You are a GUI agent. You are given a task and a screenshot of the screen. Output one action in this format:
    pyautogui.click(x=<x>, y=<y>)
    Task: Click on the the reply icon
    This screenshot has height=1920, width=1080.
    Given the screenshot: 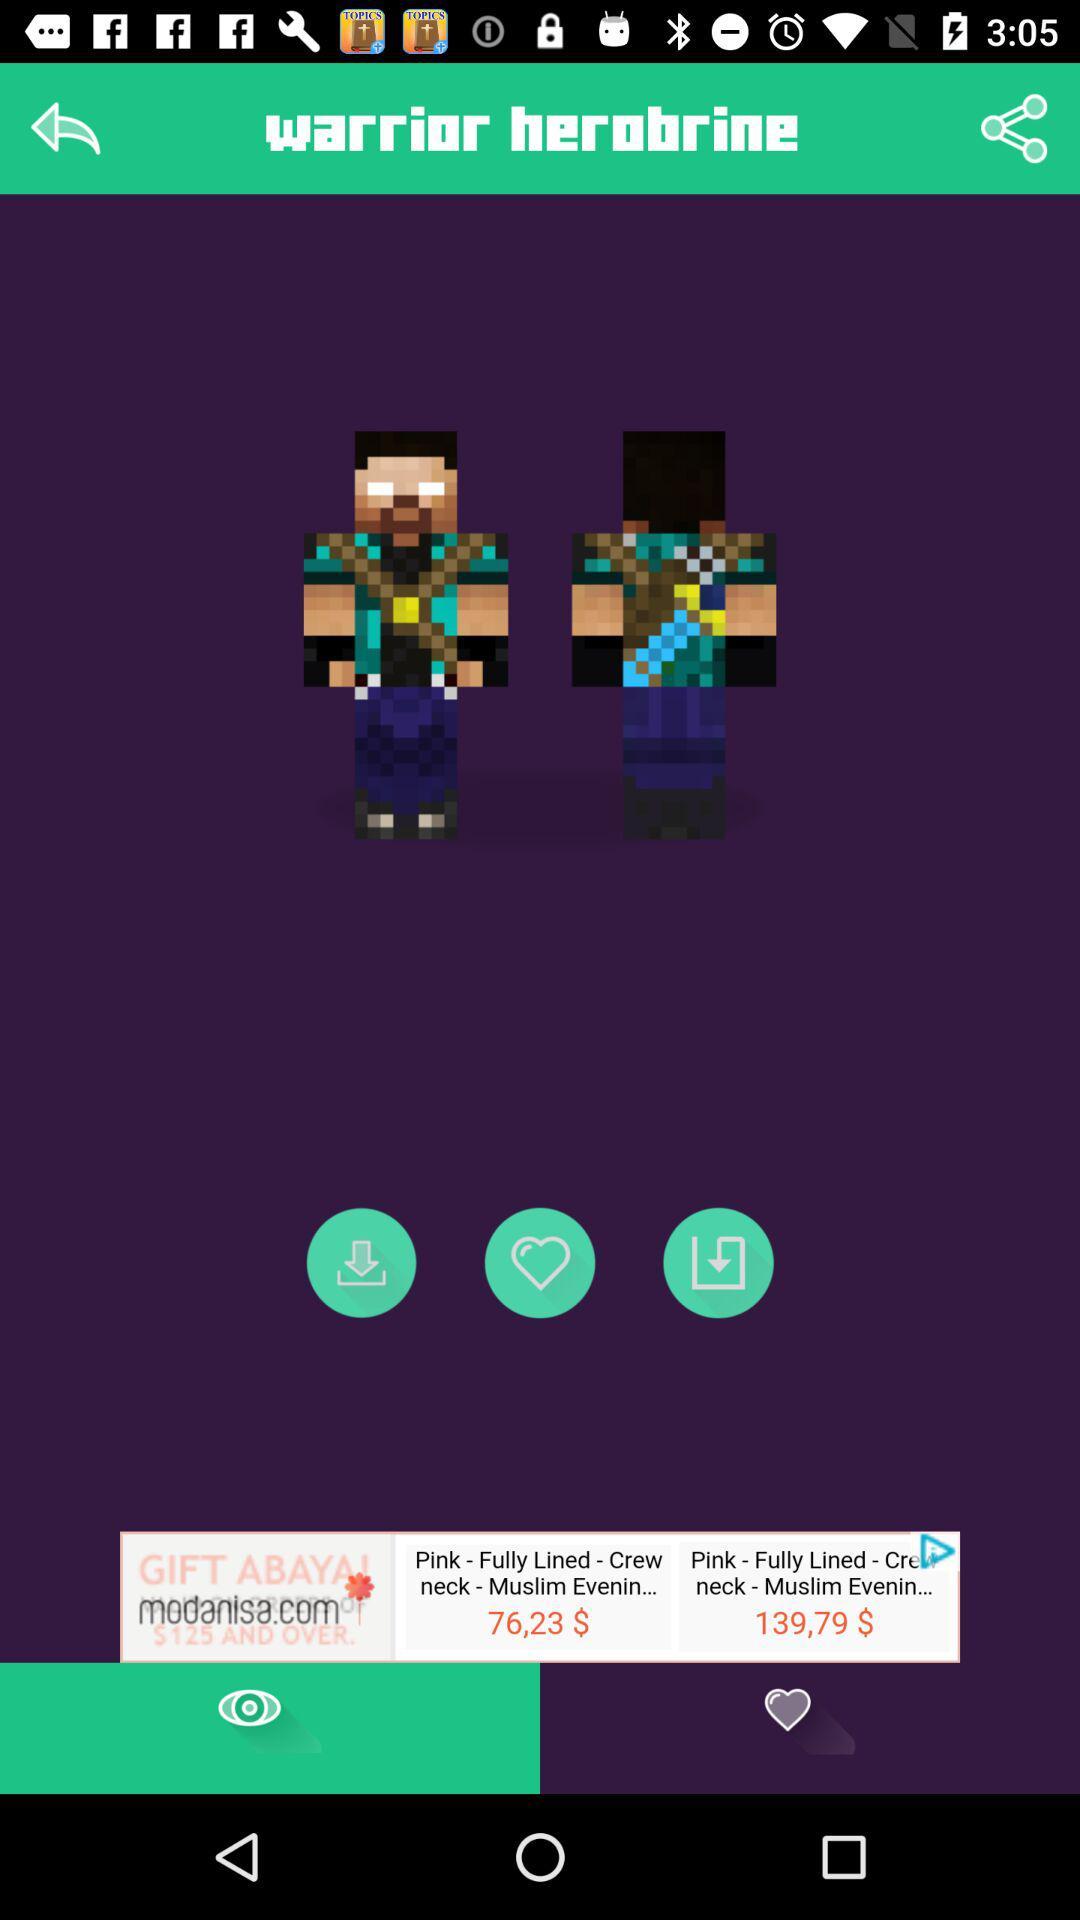 What is the action you would take?
    pyautogui.click(x=64, y=127)
    